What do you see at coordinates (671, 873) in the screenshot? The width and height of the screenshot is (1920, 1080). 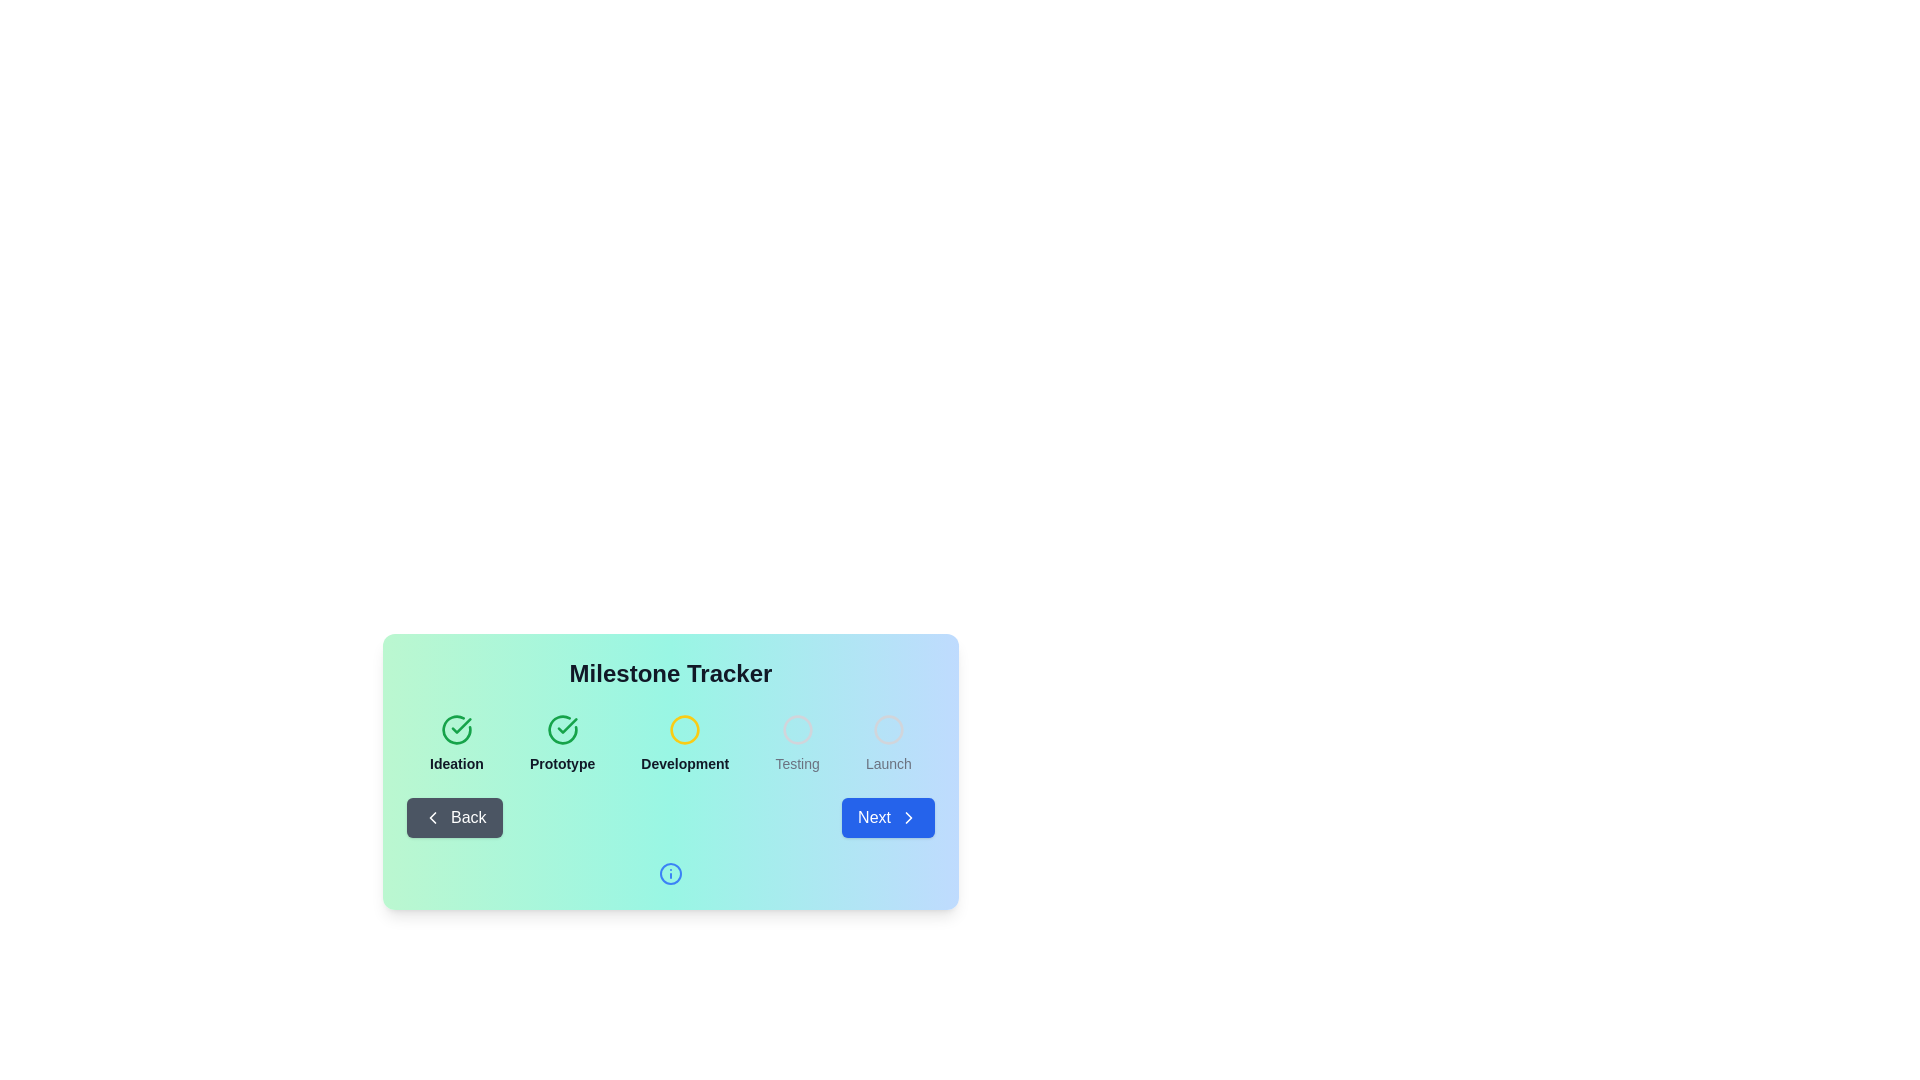 I see `the blue circular Icon (Information) with an 'i' symbol at its center` at bounding box center [671, 873].